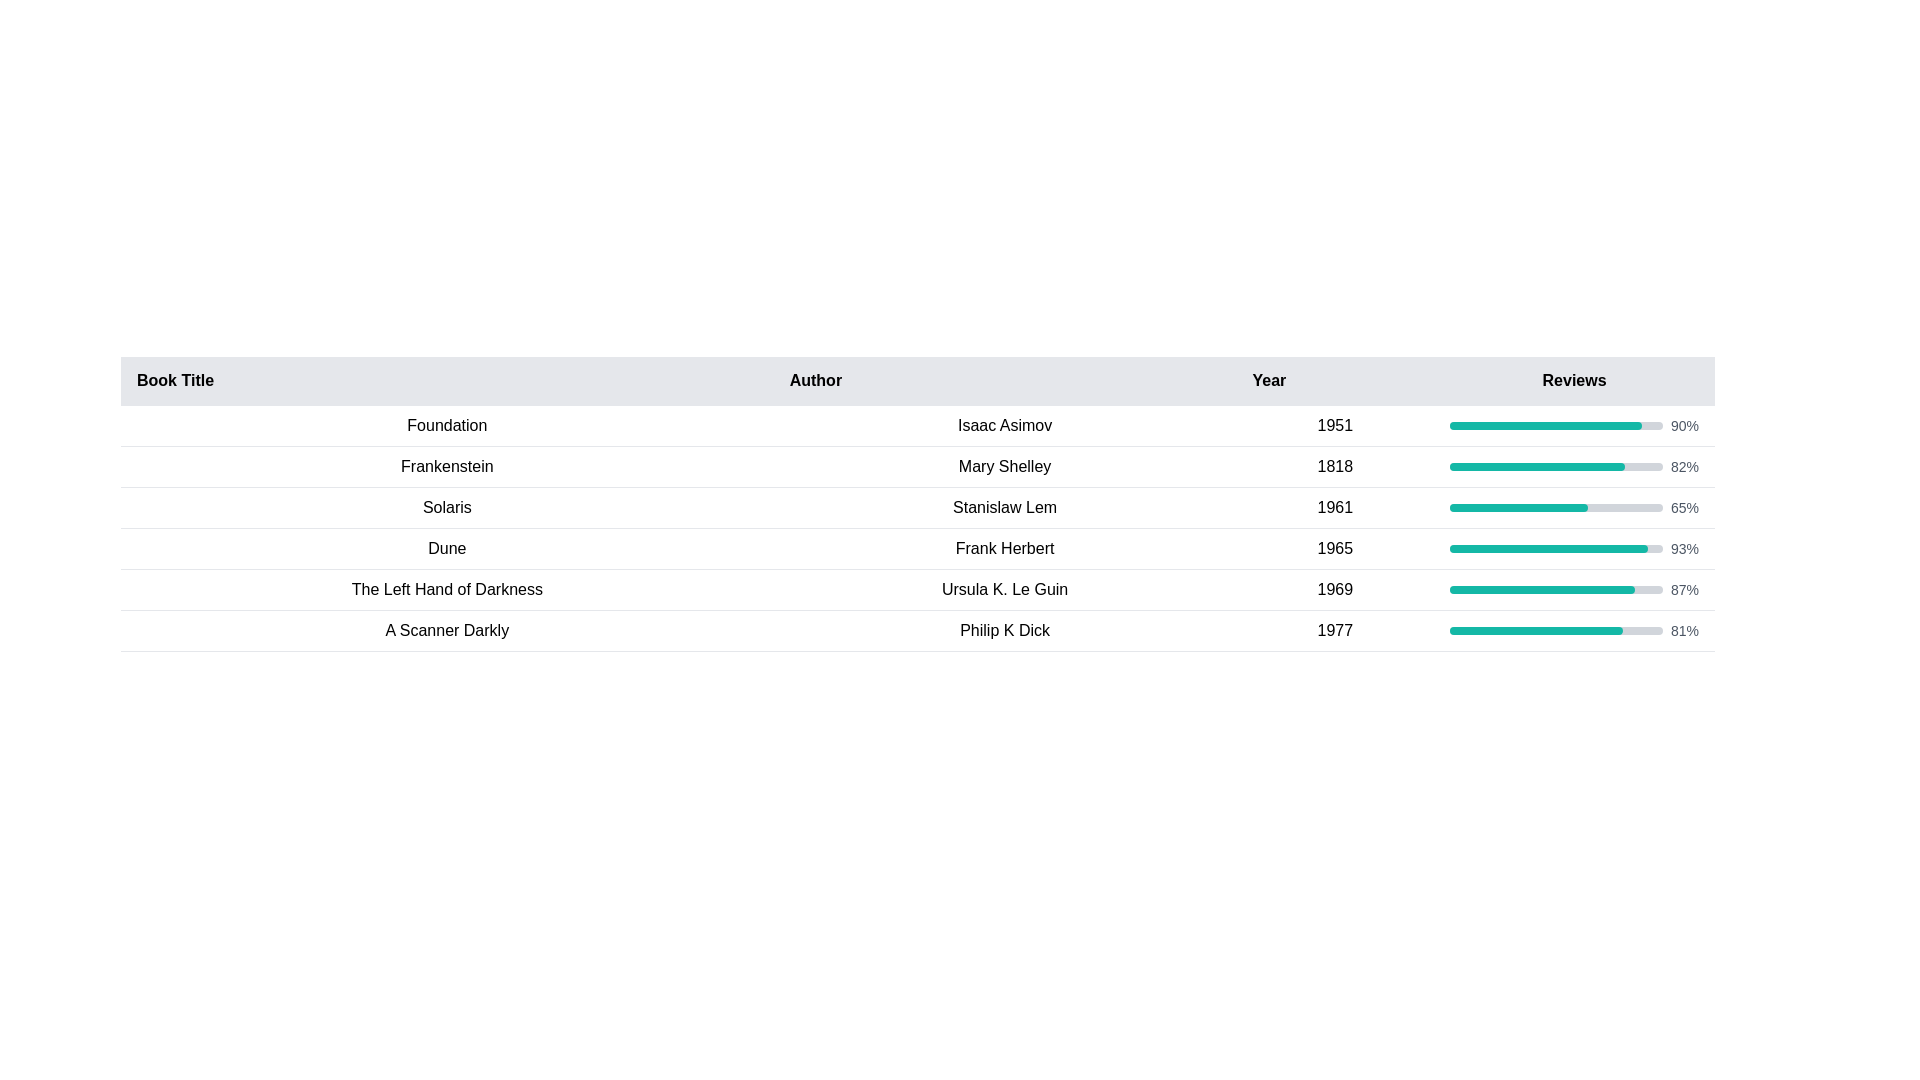 The width and height of the screenshot is (1920, 1080). Describe the element at coordinates (1683, 548) in the screenshot. I see `the static text label displaying '93%' in gray font, located in the 'Reviews' column of the table for the book 'Dune', positioned to the right of the progress bar` at that location.